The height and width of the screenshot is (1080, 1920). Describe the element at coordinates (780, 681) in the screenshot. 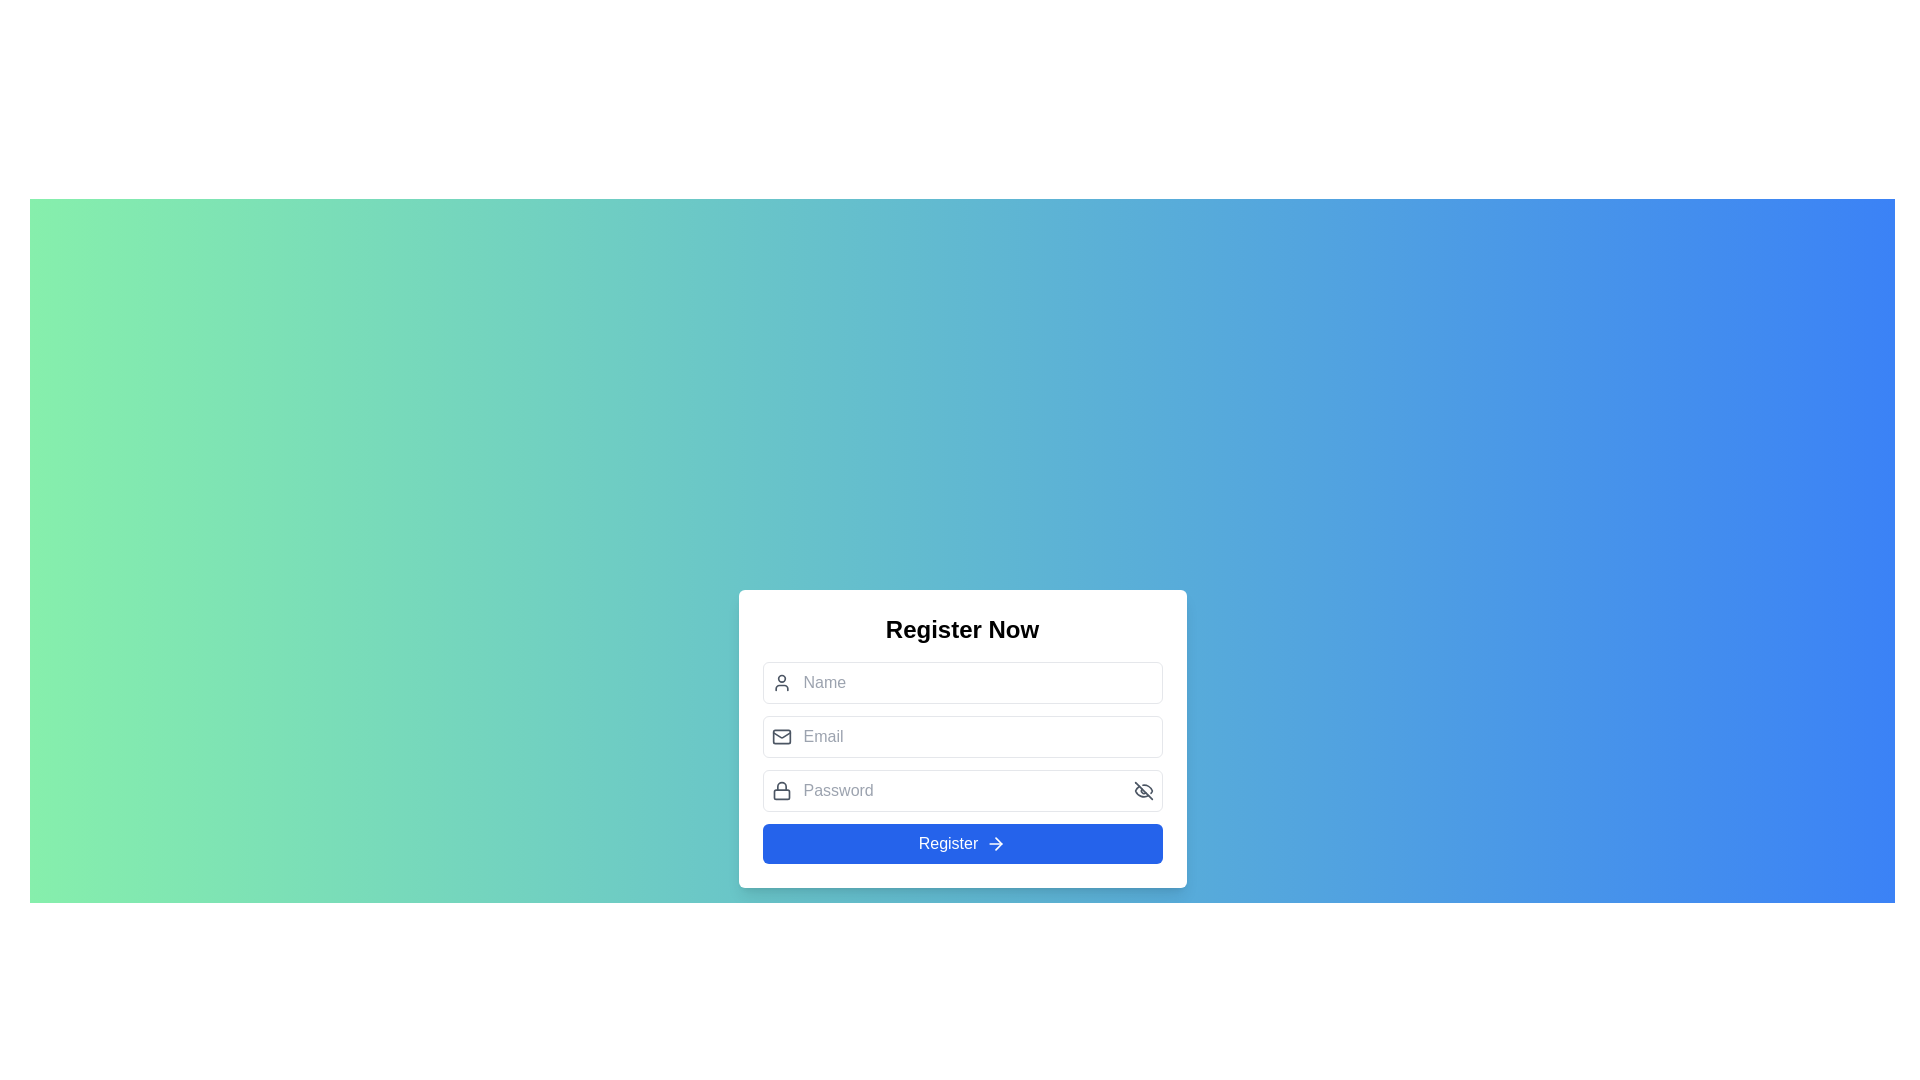

I see `the decorative user icon located to the left of the name input field` at that location.